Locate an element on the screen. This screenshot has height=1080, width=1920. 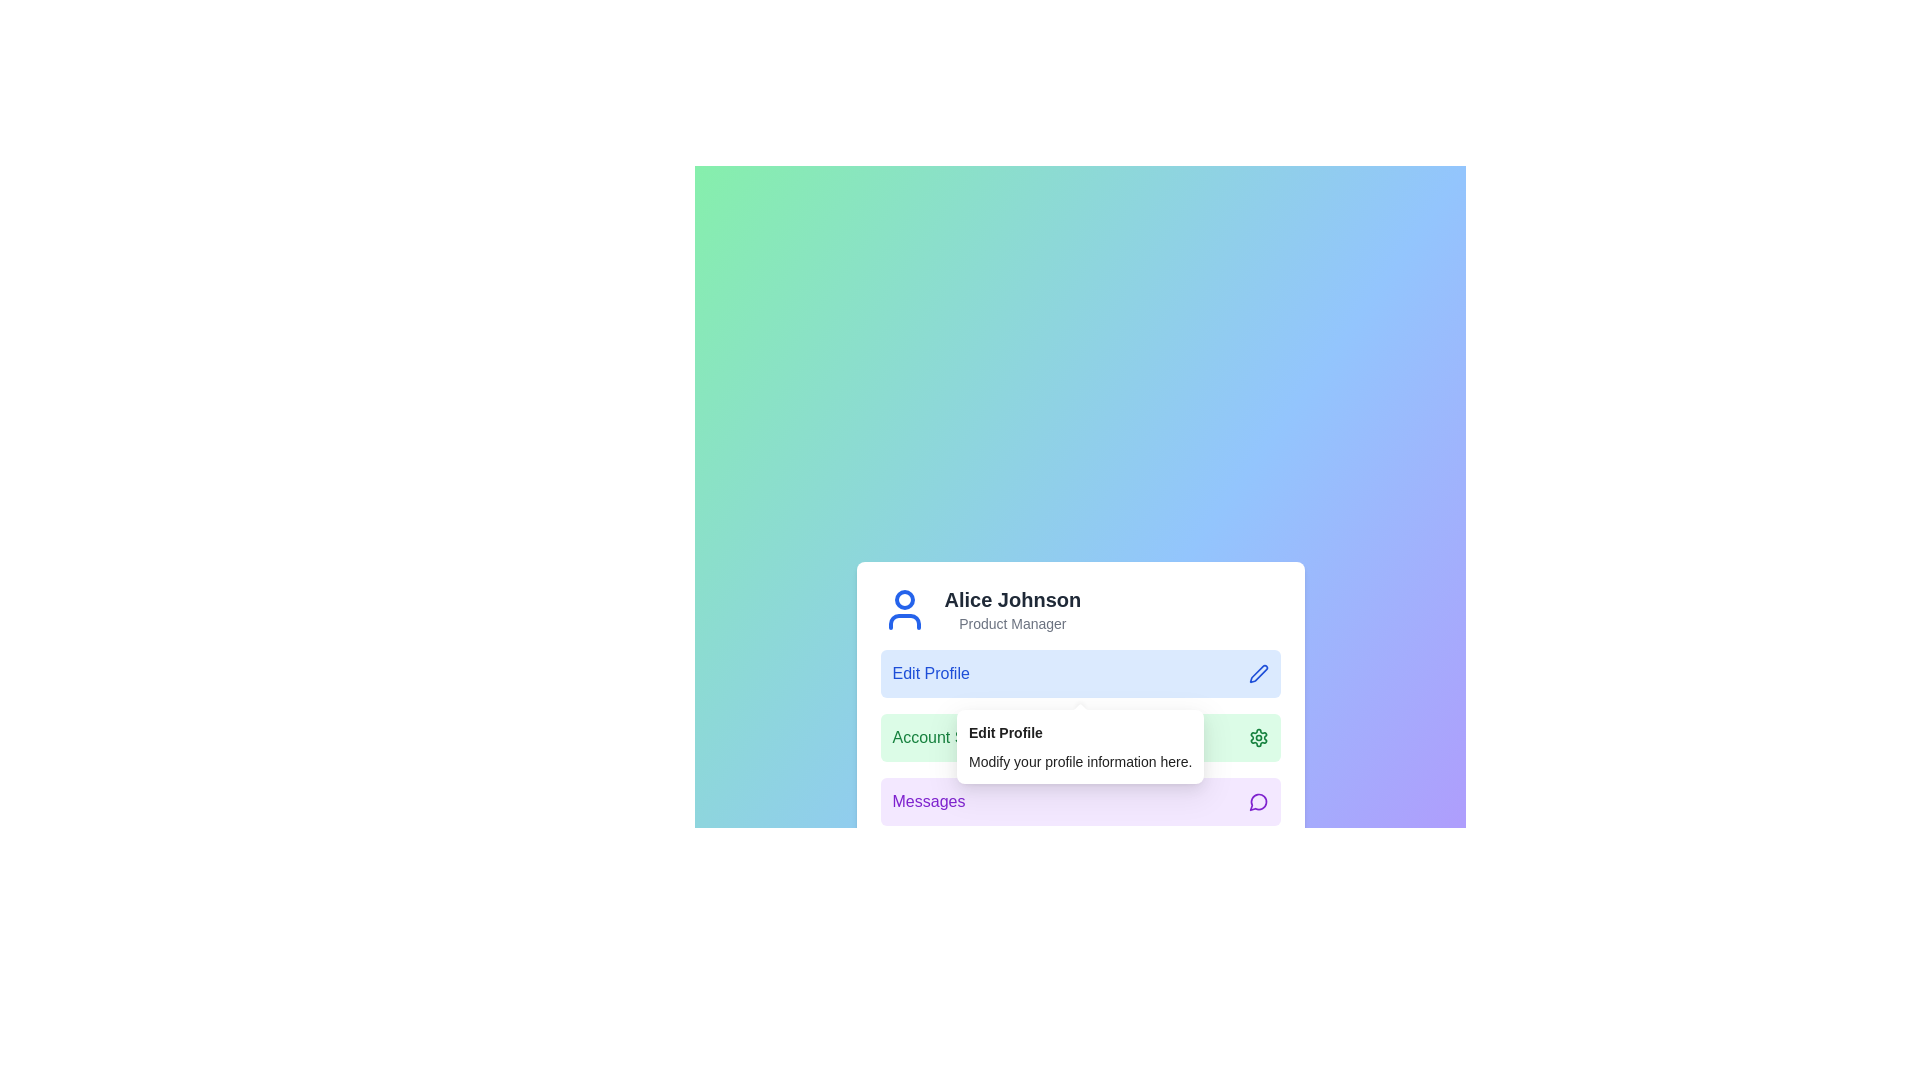
the edit icon located is located at coordinates (1257, 674).